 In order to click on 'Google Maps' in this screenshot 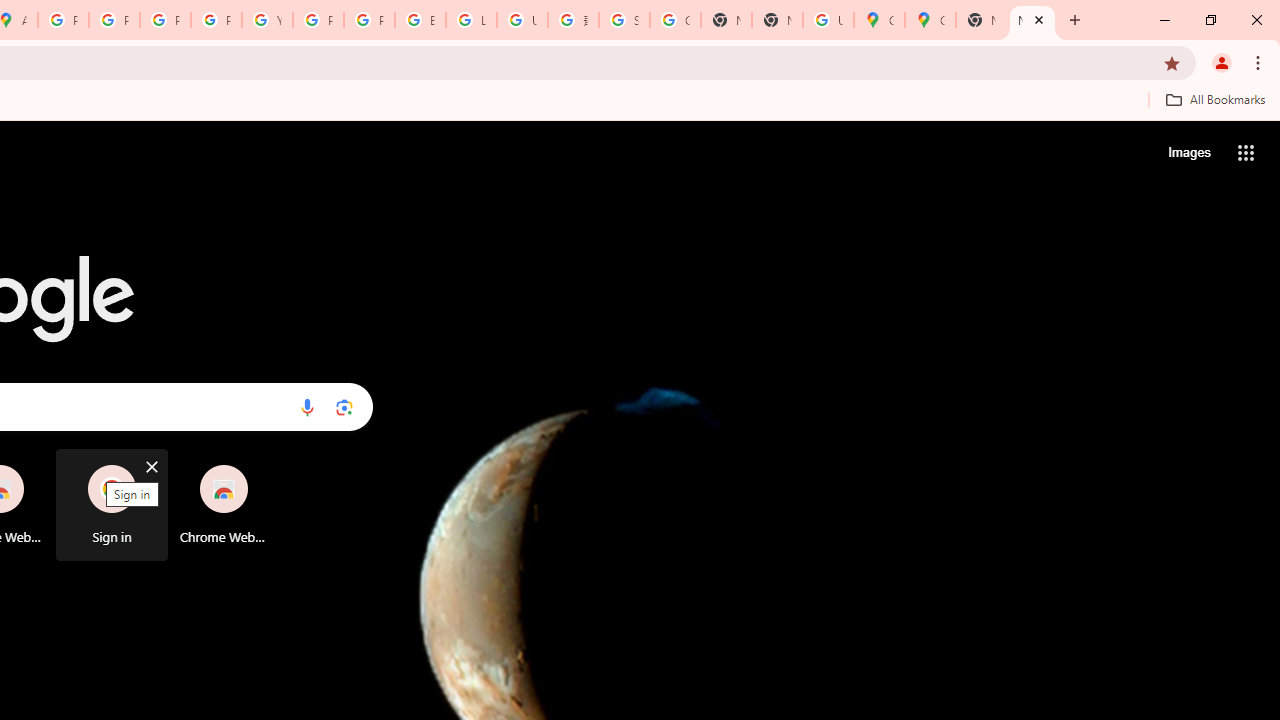, I will do `click(879, 20)`.